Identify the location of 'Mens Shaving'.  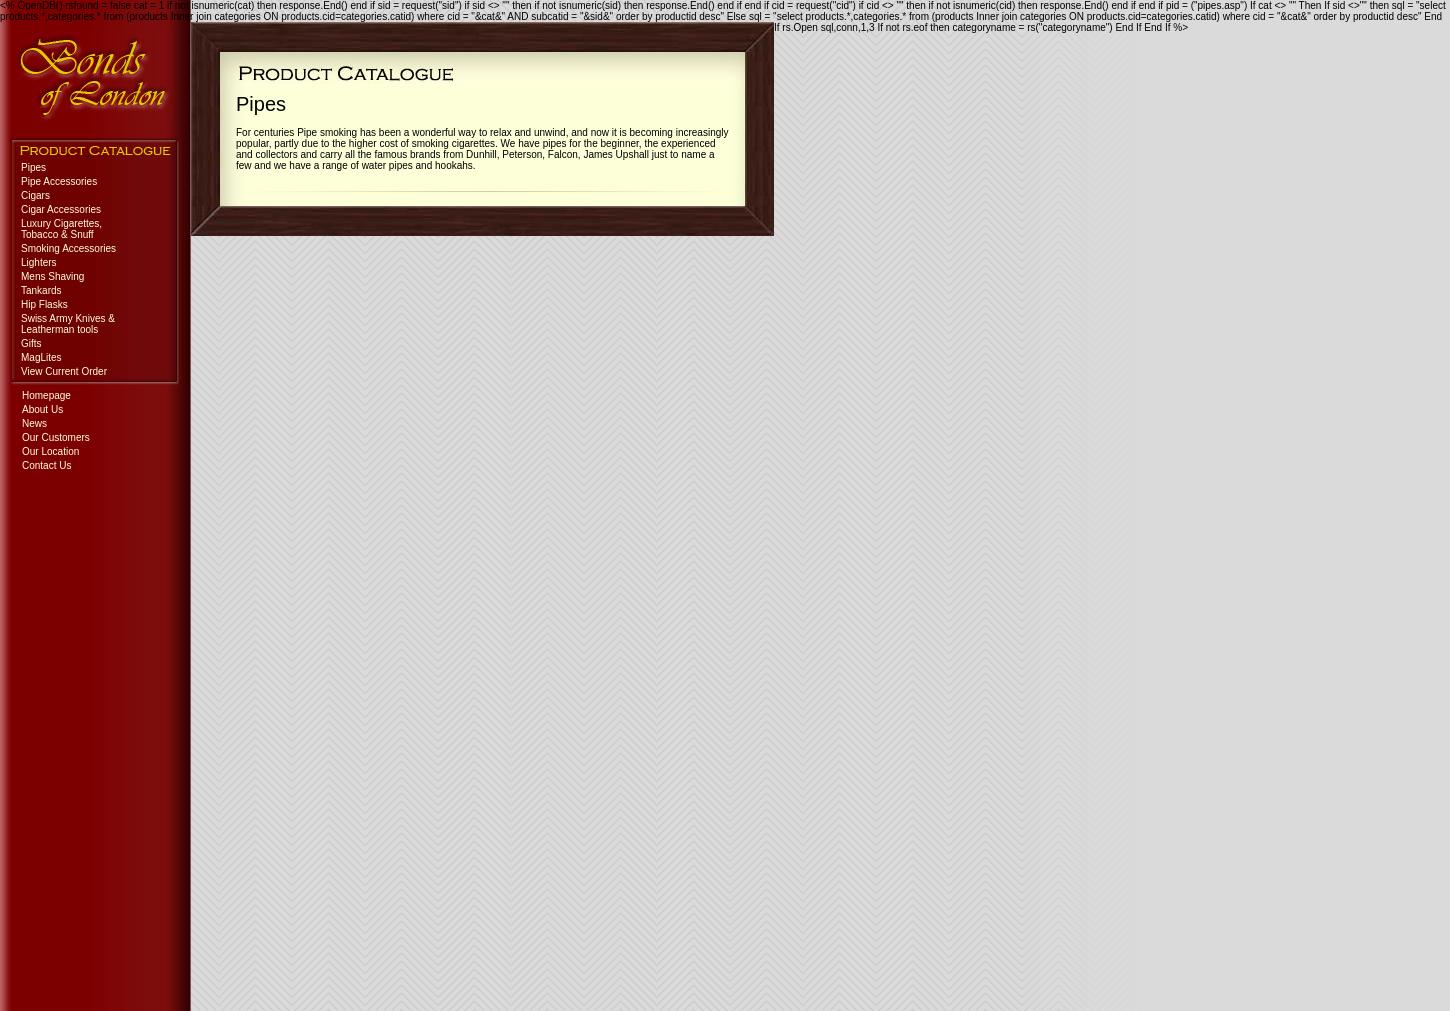
(52, 276).